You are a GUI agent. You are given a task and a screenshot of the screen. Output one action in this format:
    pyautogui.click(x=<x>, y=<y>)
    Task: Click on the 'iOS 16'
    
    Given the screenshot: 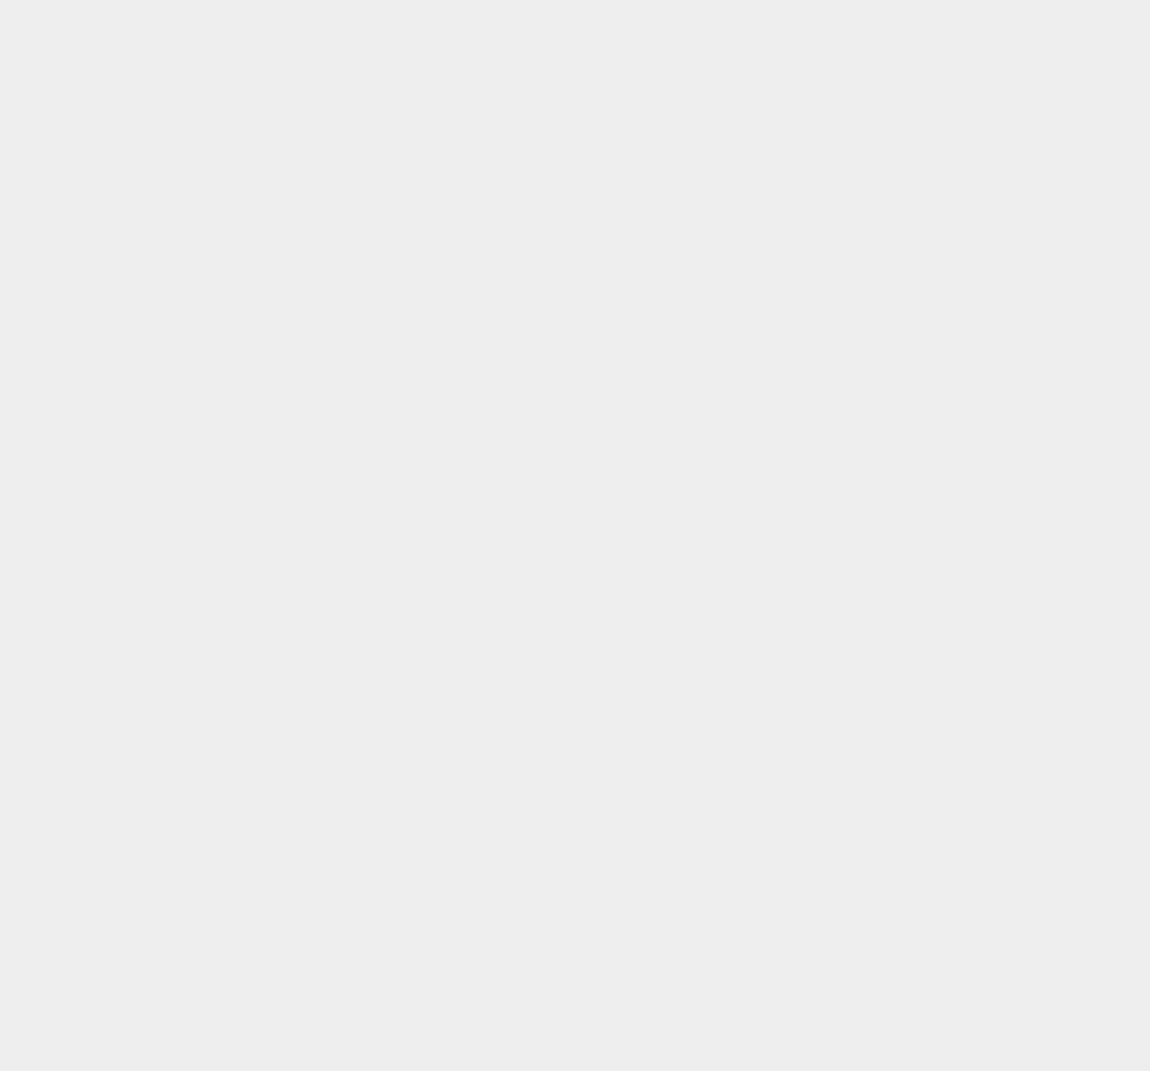 What is the action you would take?
    pyautogui.click(x=831, y=657)
    